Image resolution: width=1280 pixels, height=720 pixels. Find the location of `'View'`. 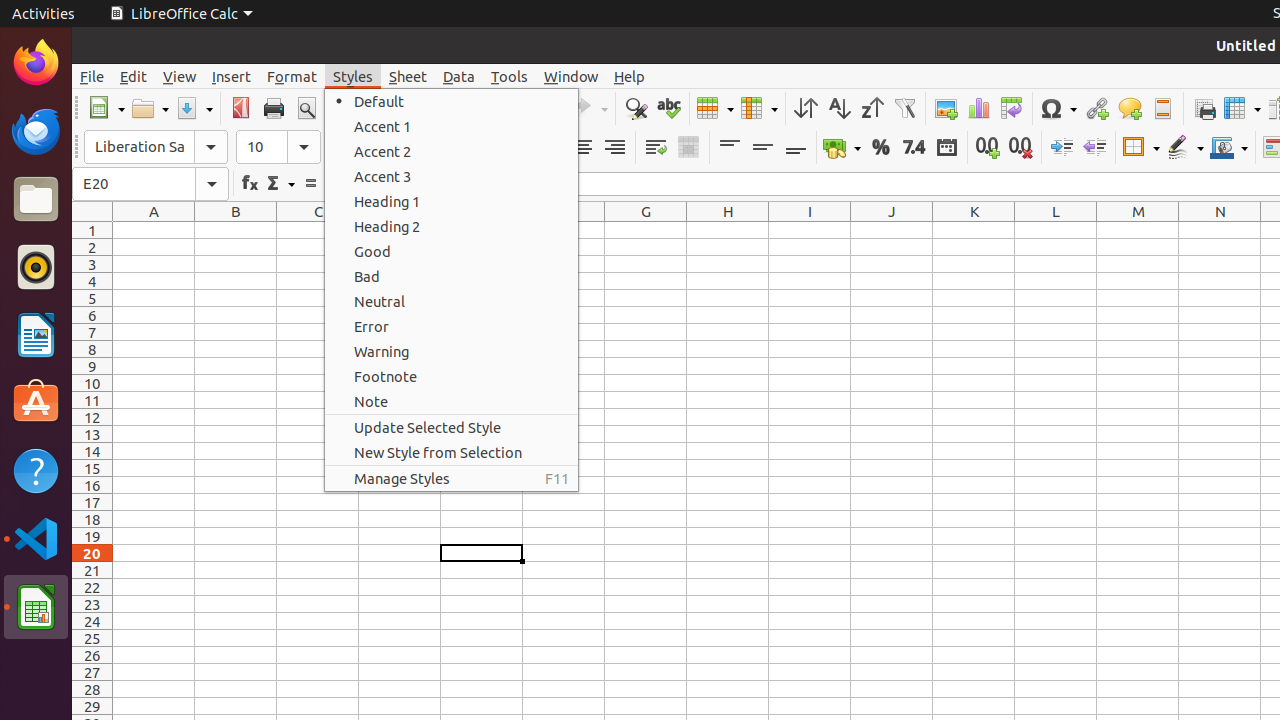

'View' is located at coordinates (179, 75).